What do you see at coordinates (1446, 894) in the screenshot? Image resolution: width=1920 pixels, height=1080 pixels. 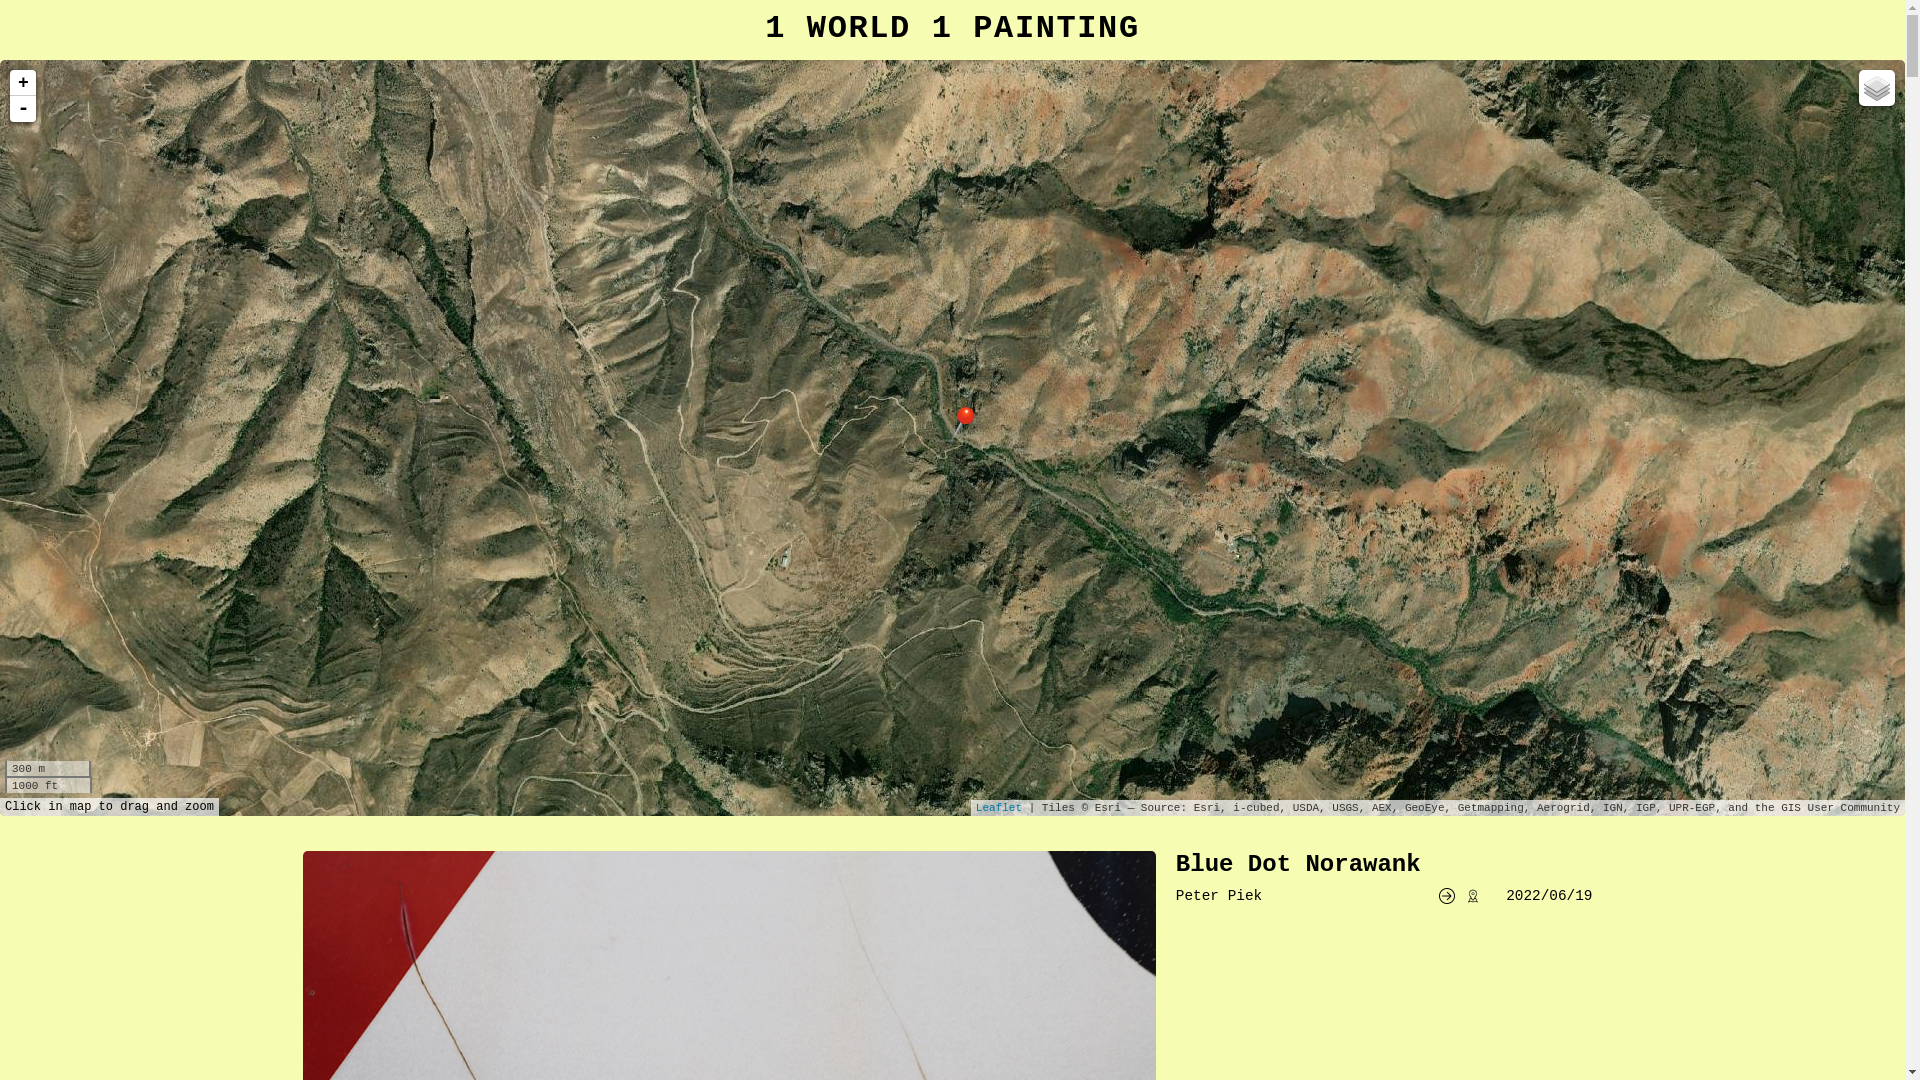 I see `'go to website'` at bounding box center [1446, 894].